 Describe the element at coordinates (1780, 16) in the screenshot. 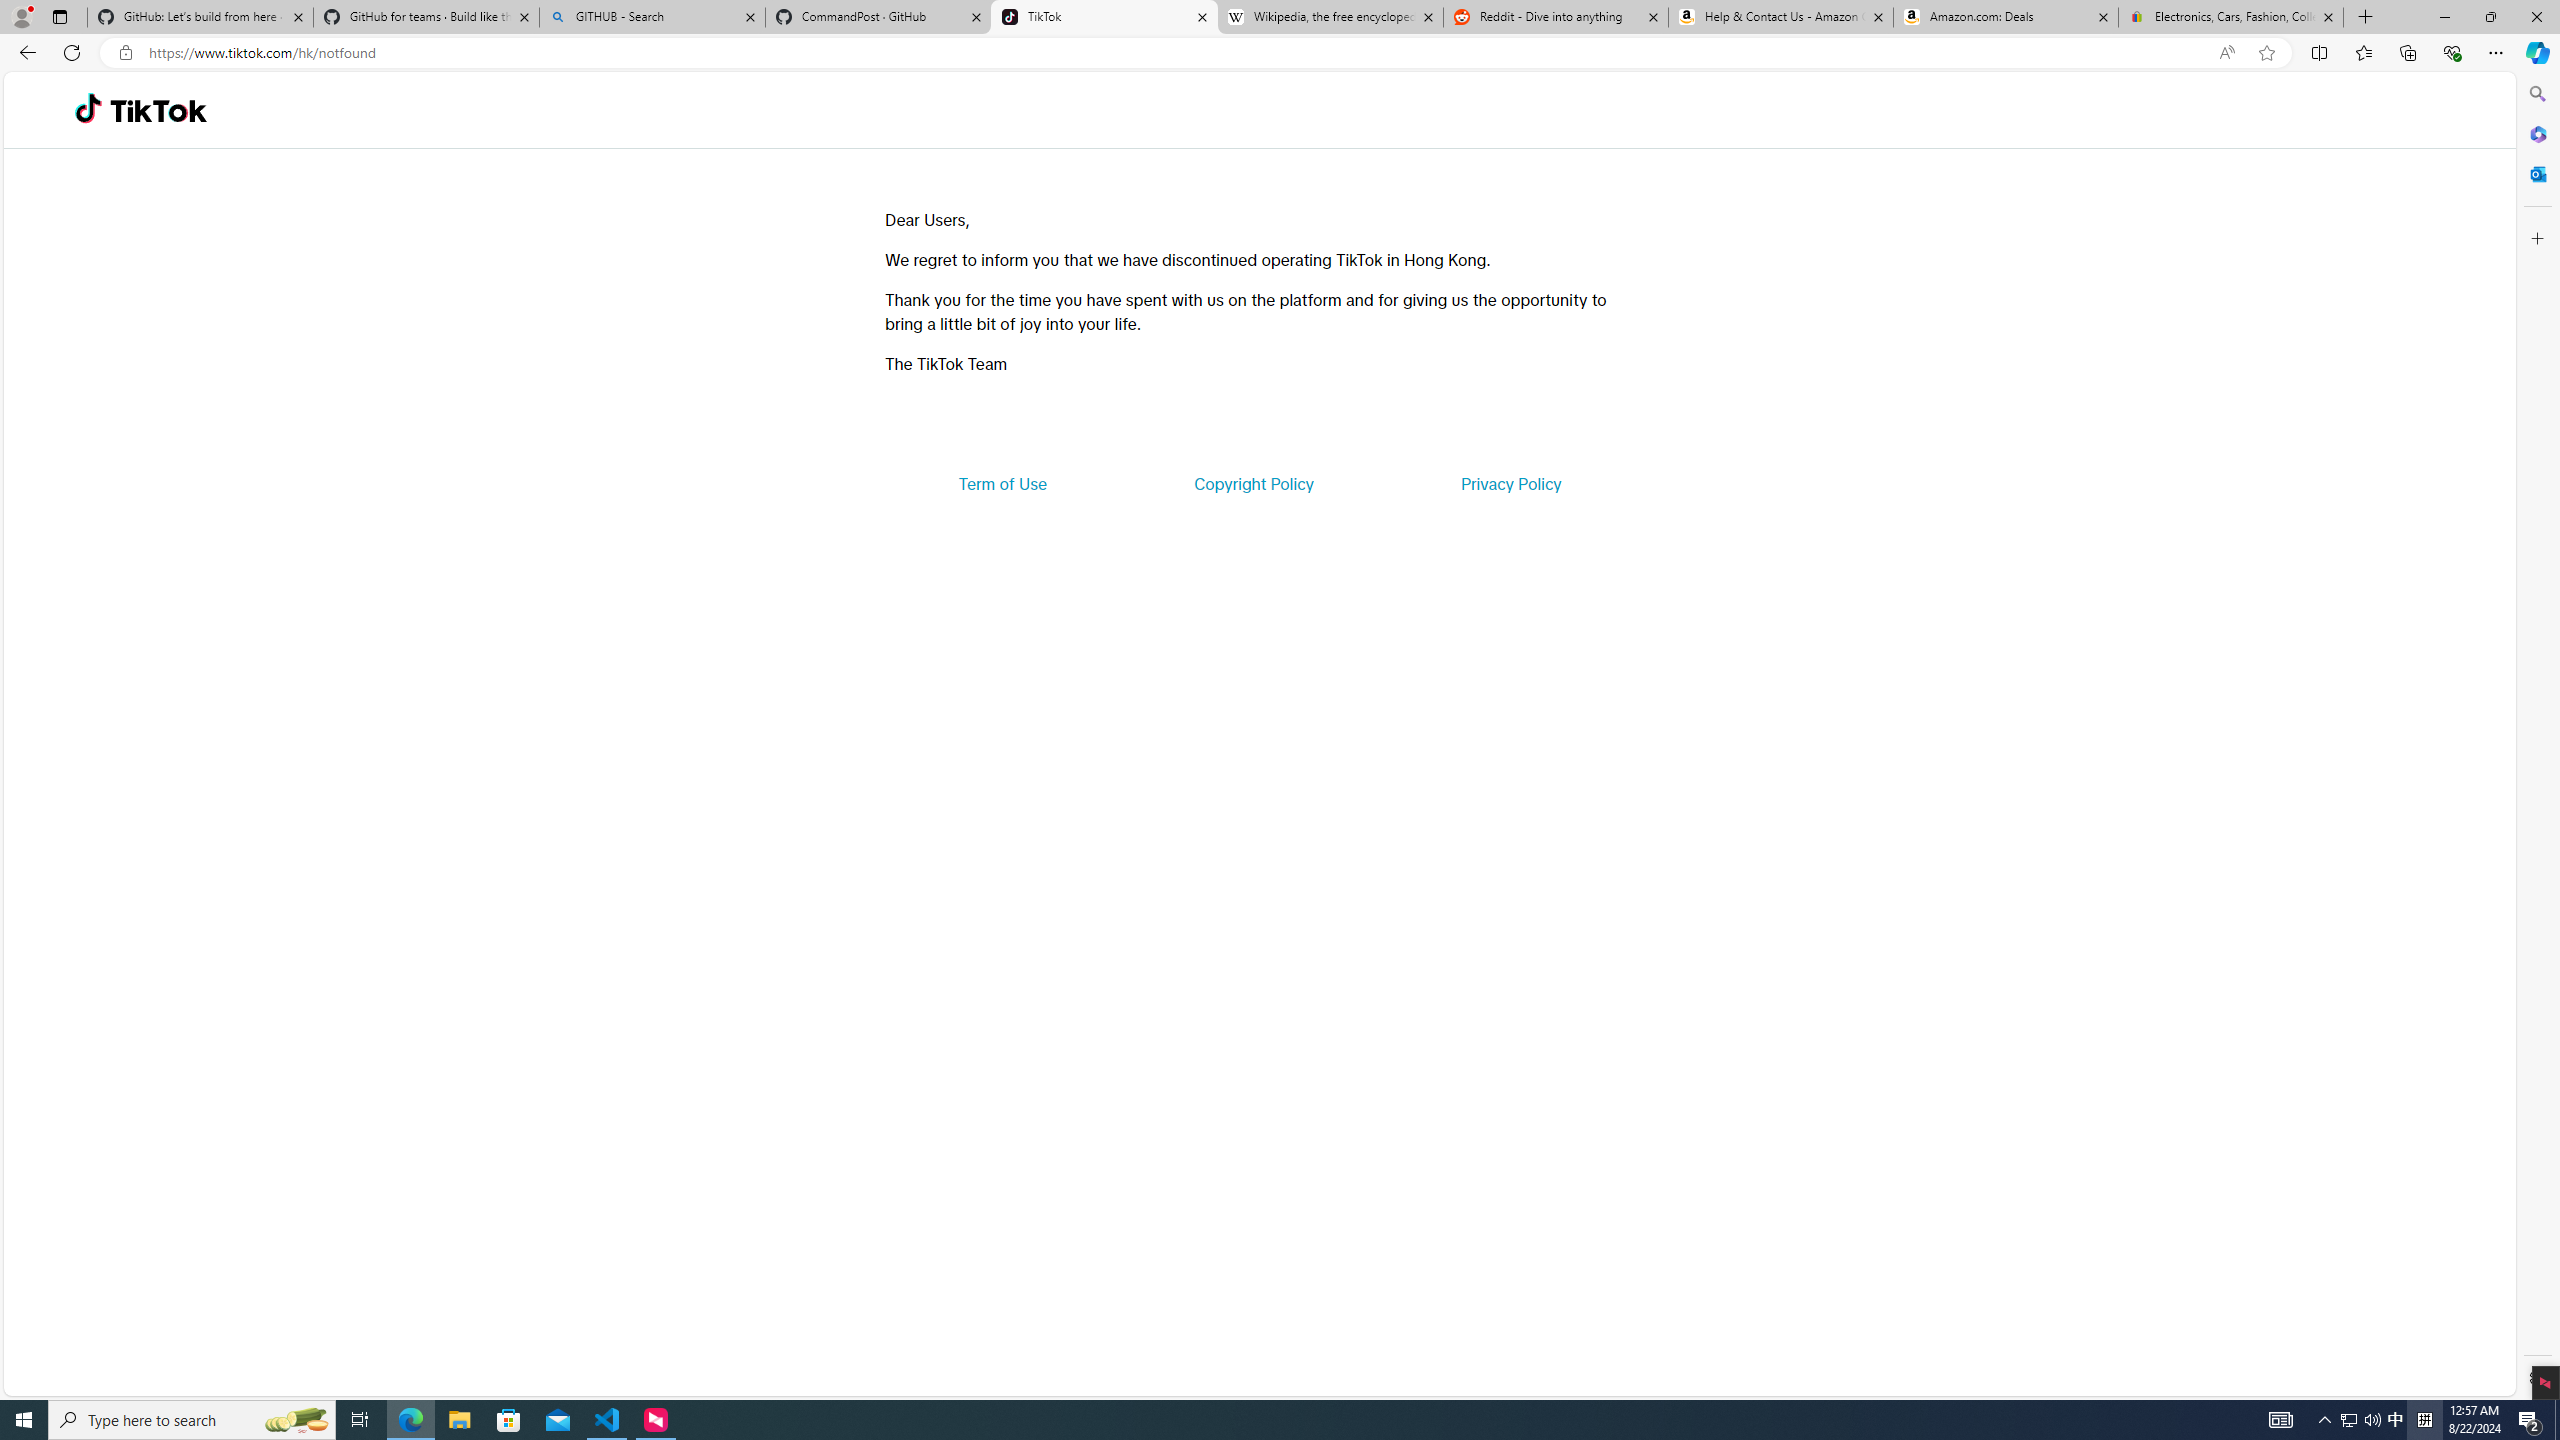

I see `'Help & Contact Us - Amazon Customer Service'` at that location.